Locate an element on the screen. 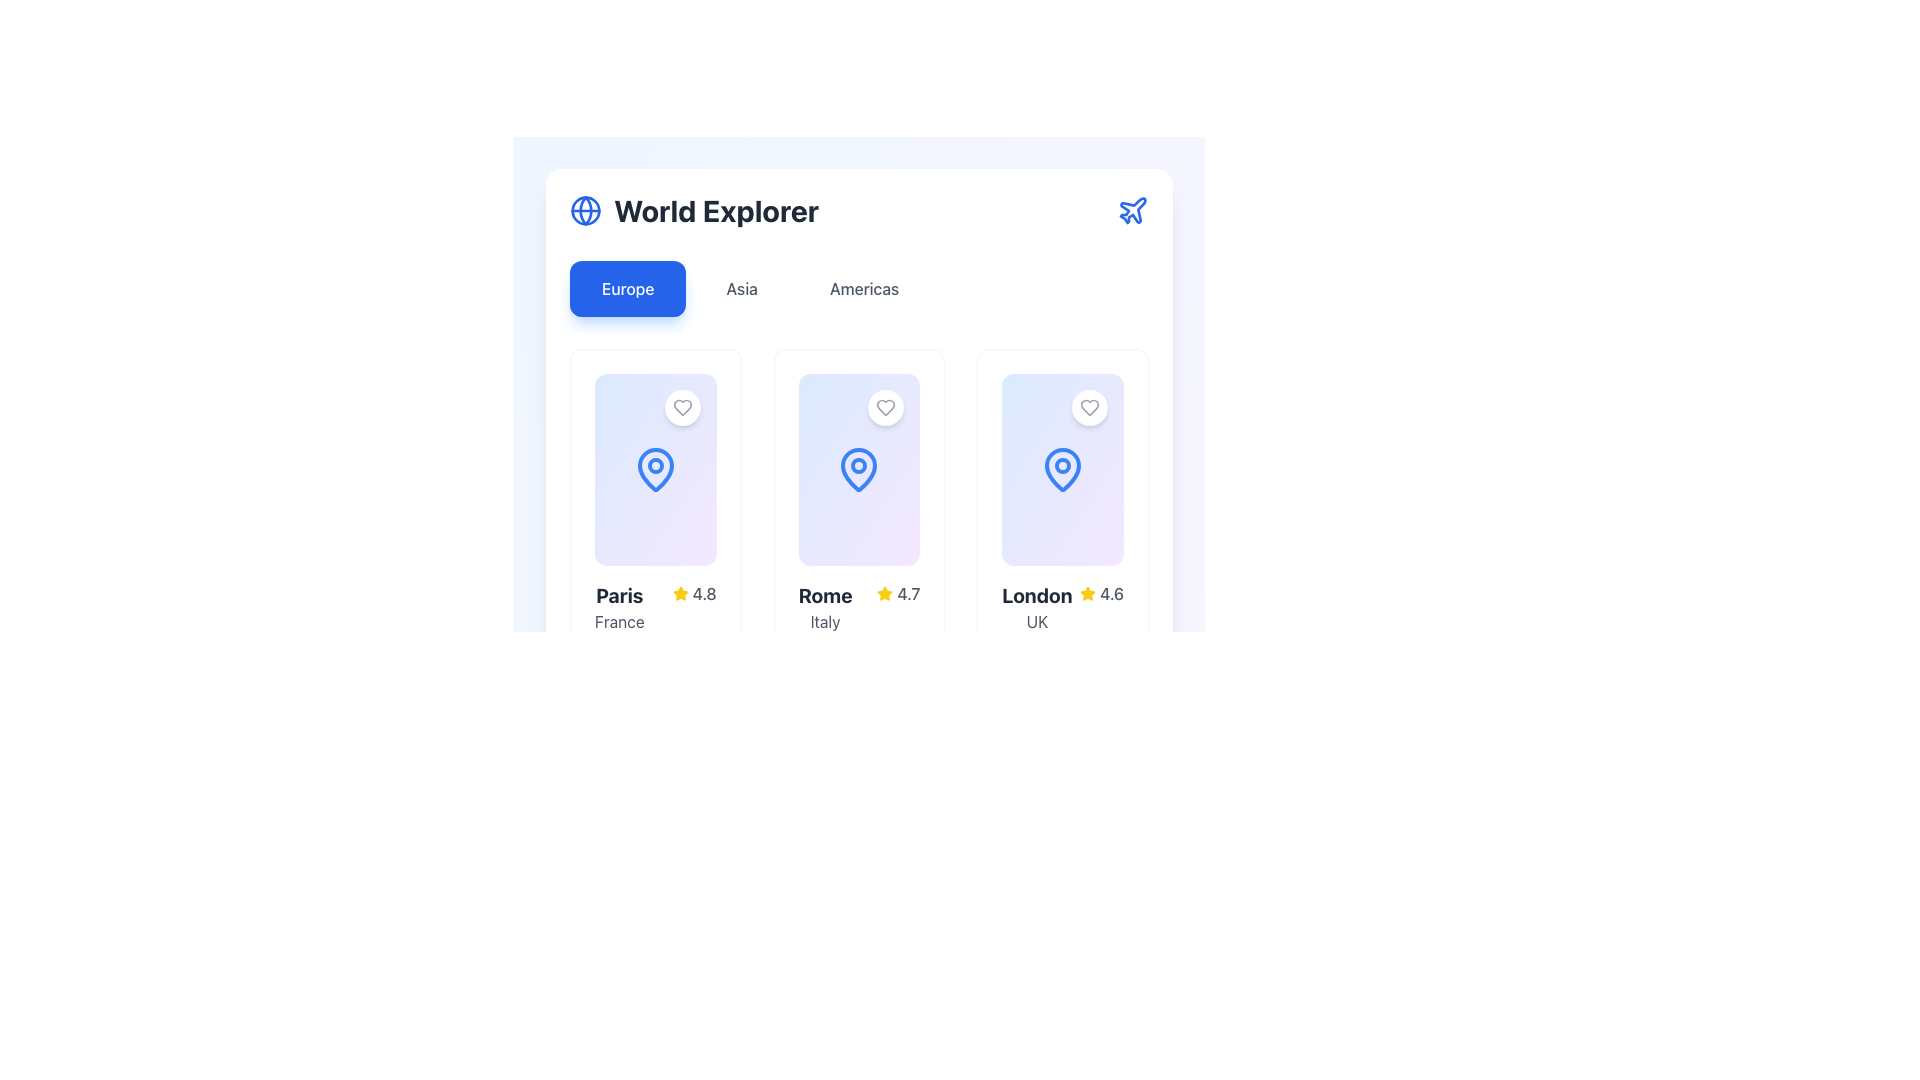 Image resolution: width=1920 pixels, height=1080 pixels. the heart icon within the interactive button located in the top-right corner of the 'Rome' card is located at coordinates (885, 407).